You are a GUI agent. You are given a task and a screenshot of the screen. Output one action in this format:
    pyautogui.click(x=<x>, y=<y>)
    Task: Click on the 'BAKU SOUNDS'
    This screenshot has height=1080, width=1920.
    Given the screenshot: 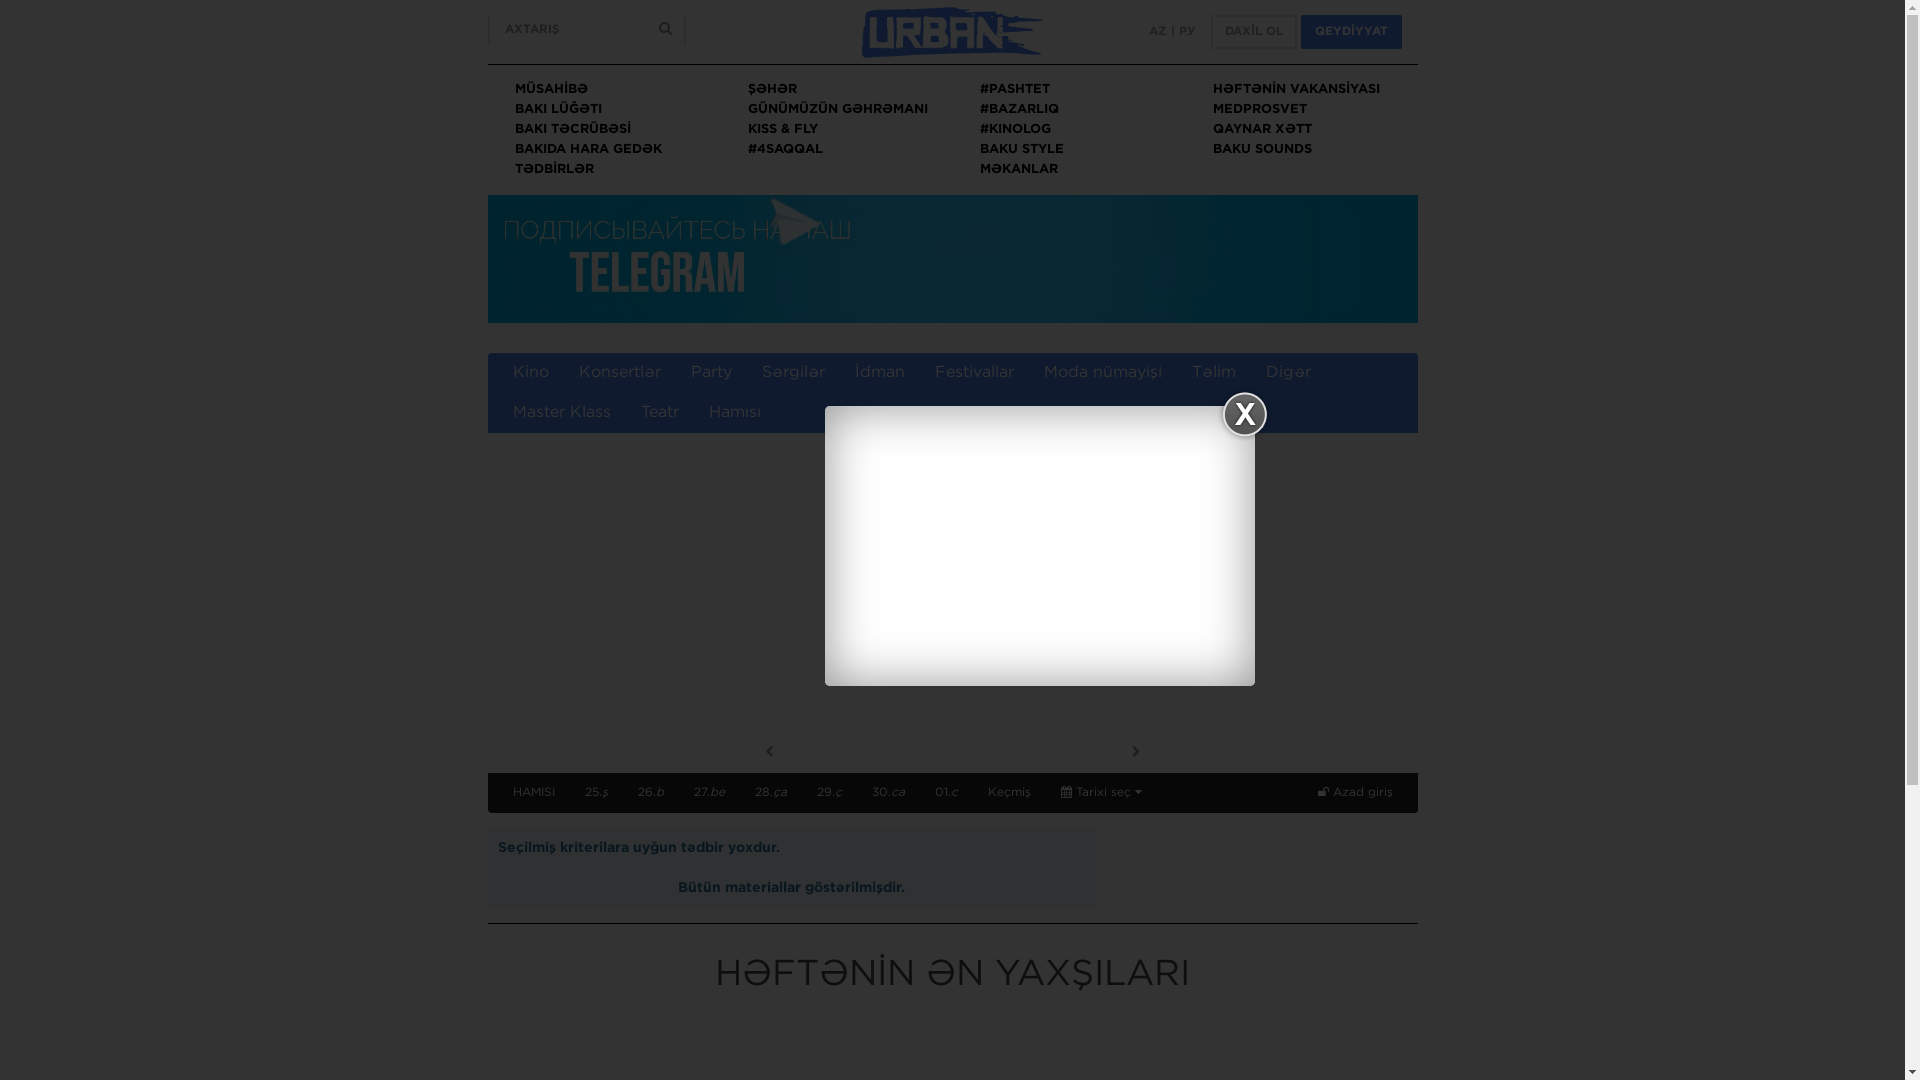 What is the action you would take?
    pyautogui.click(x=1261, y=148)
    